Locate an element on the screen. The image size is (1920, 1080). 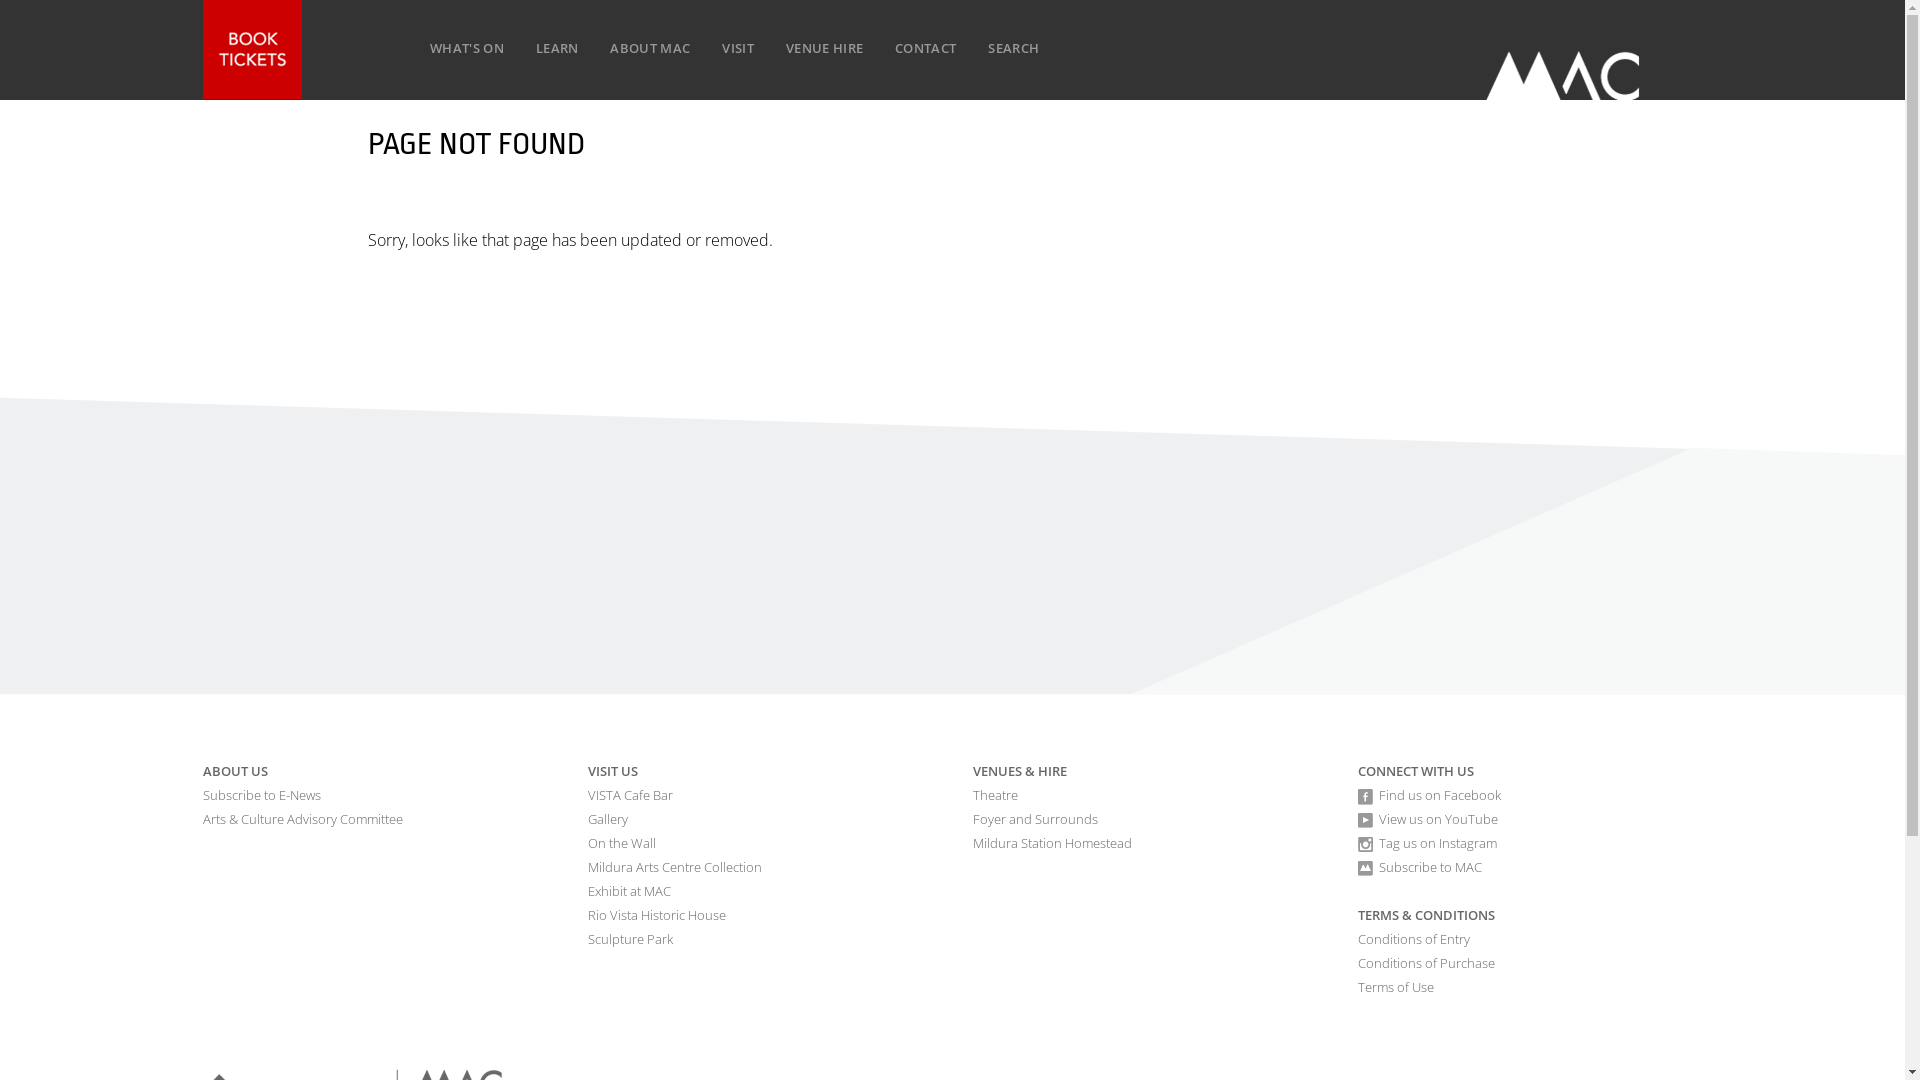
'ABOUT MAC' is located at coordinates (597, 47).